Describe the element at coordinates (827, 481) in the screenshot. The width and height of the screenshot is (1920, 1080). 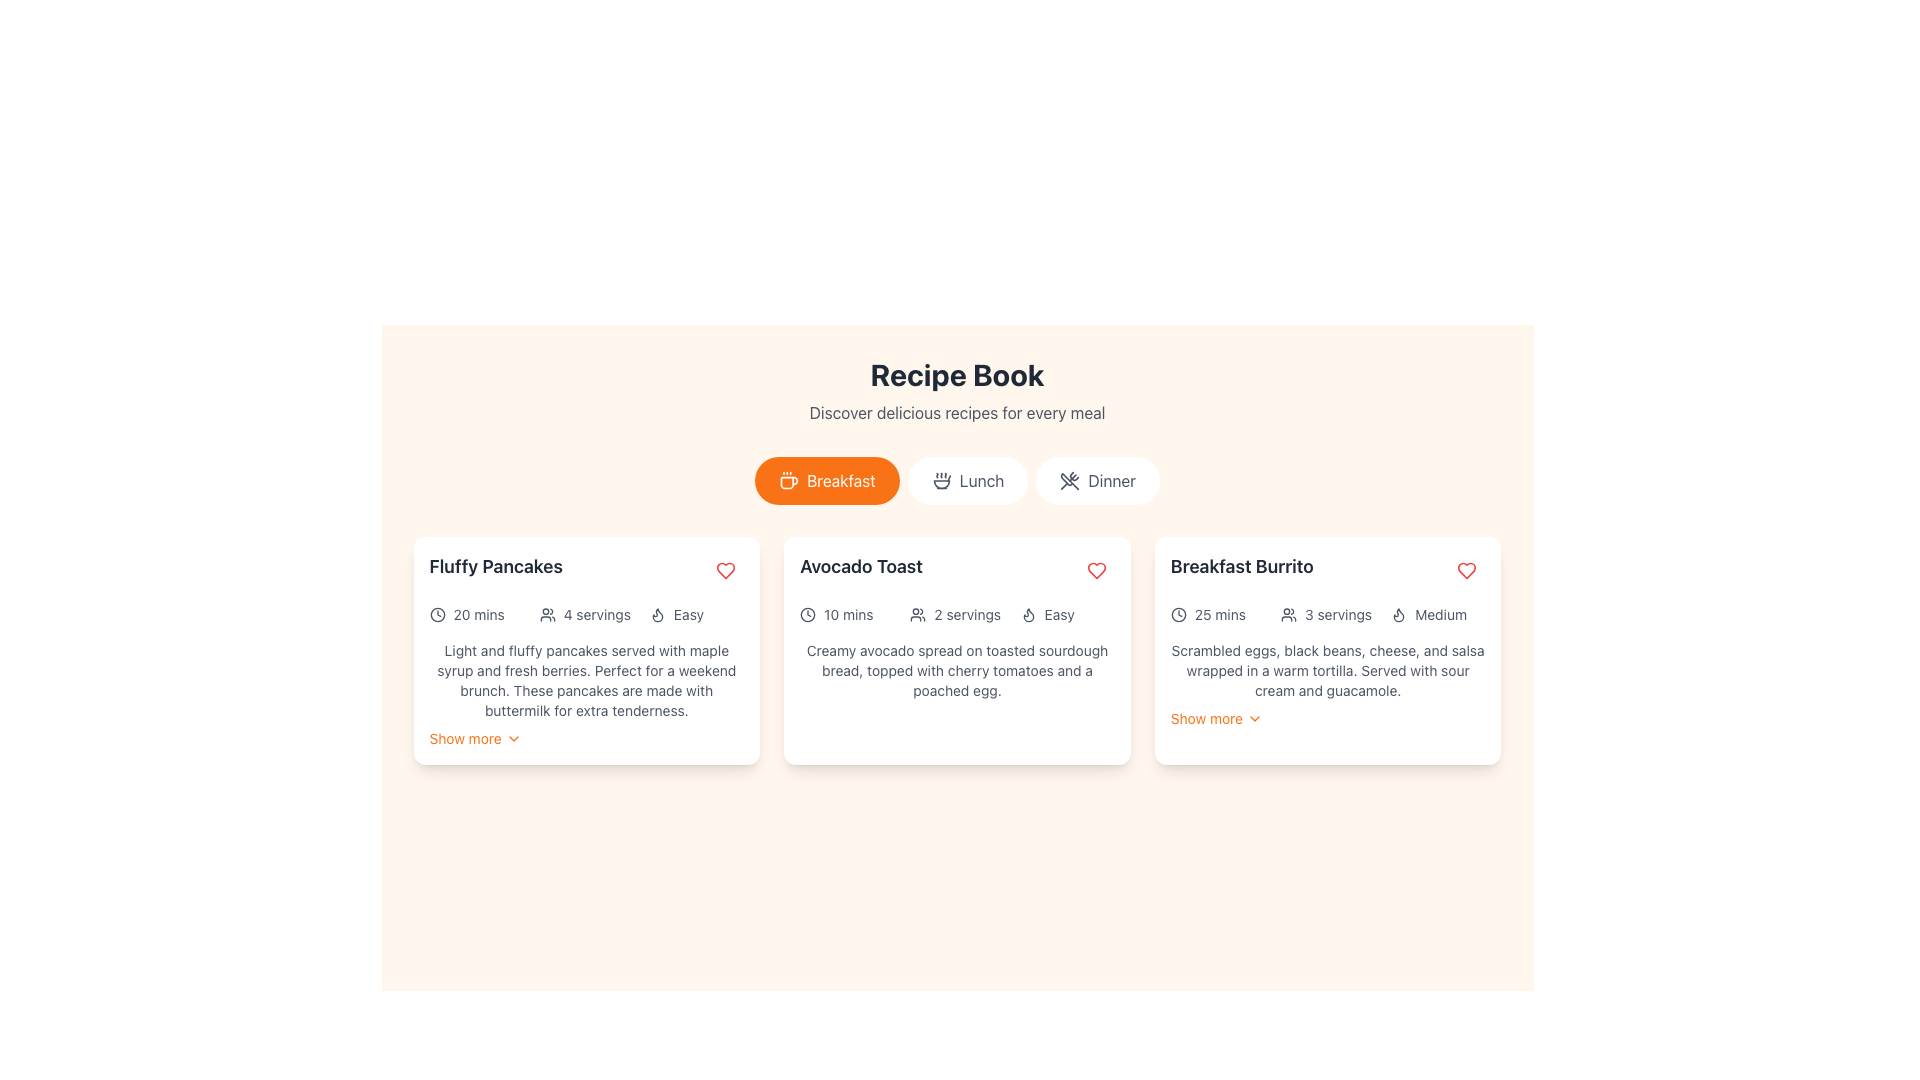
I see `the 'Breakfast' category selector button, which is the first button in a horizontal group located beneath the title 'Recipe Book'` at that location.